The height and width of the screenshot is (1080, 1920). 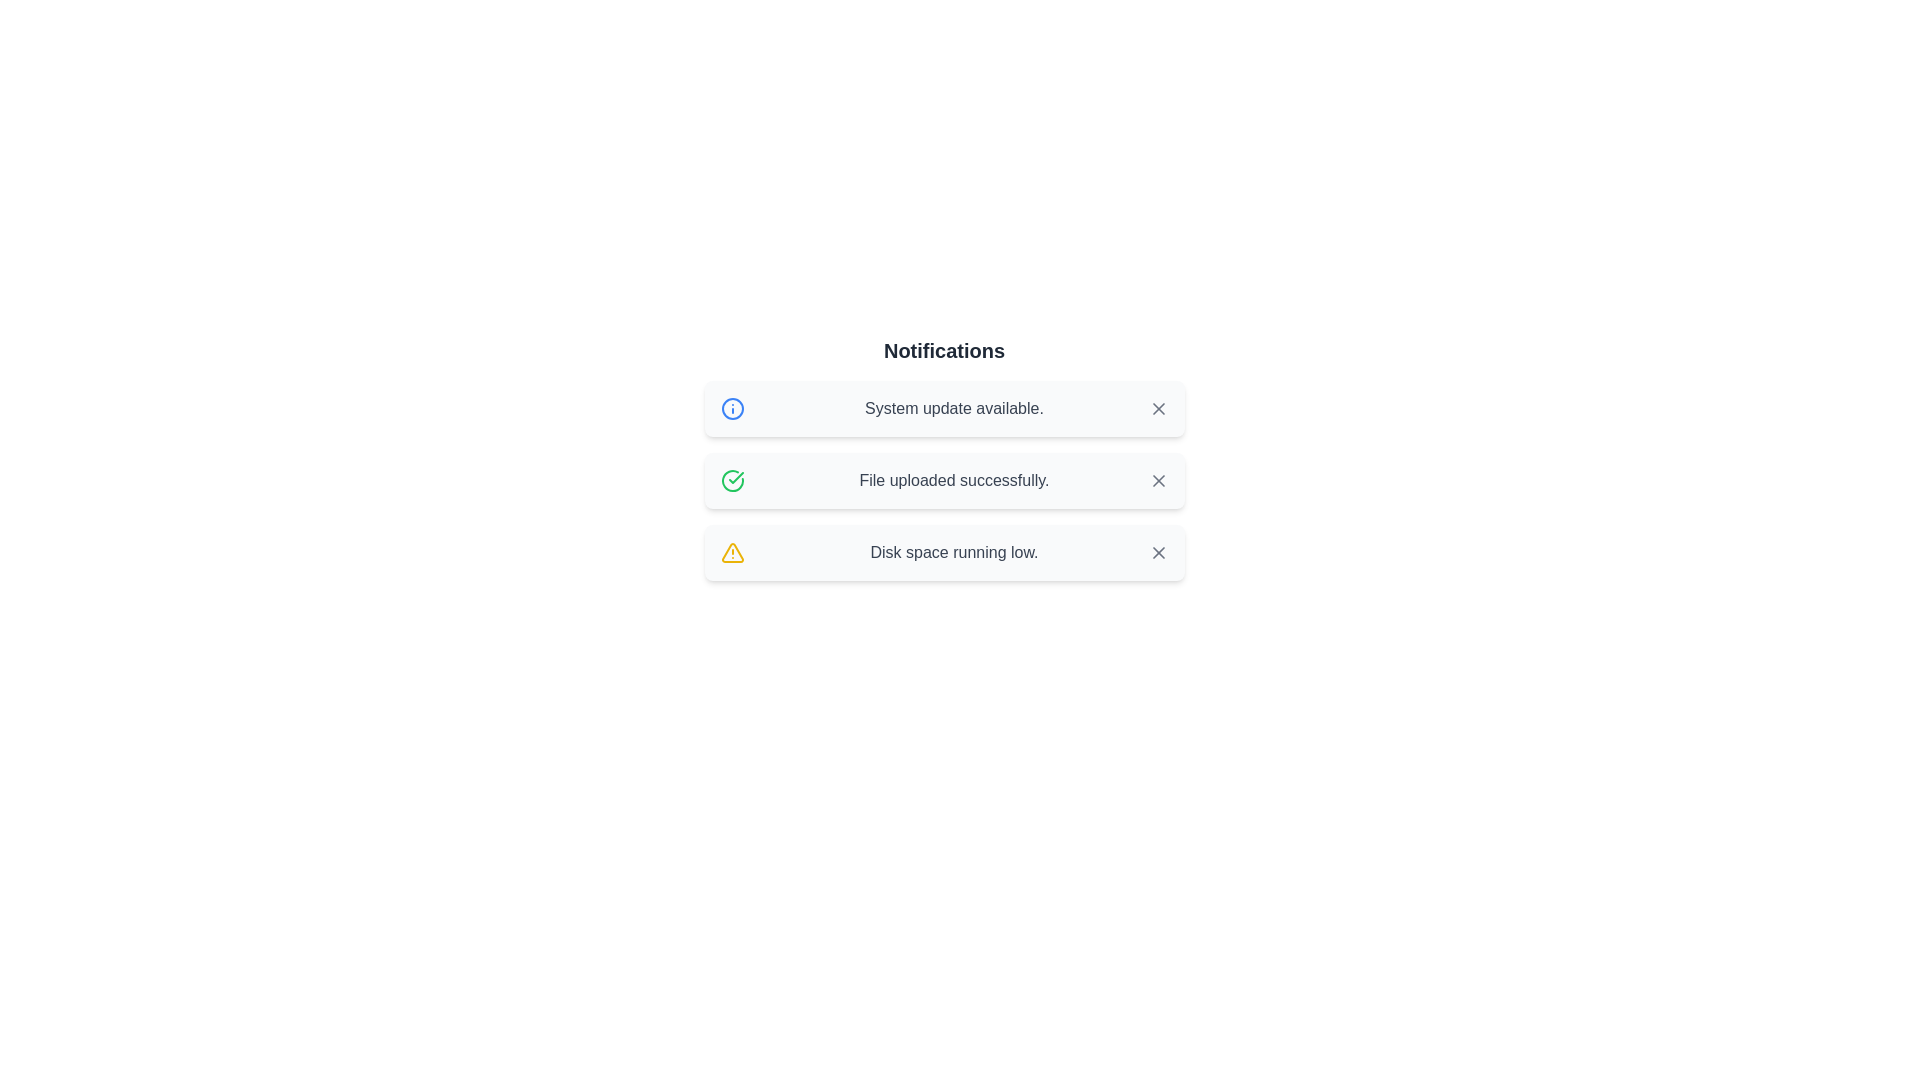 I want to click on the small diagonal cross icon (X) in the third notification item labeled 'Disk space running low', so click(x=1158, y=552).